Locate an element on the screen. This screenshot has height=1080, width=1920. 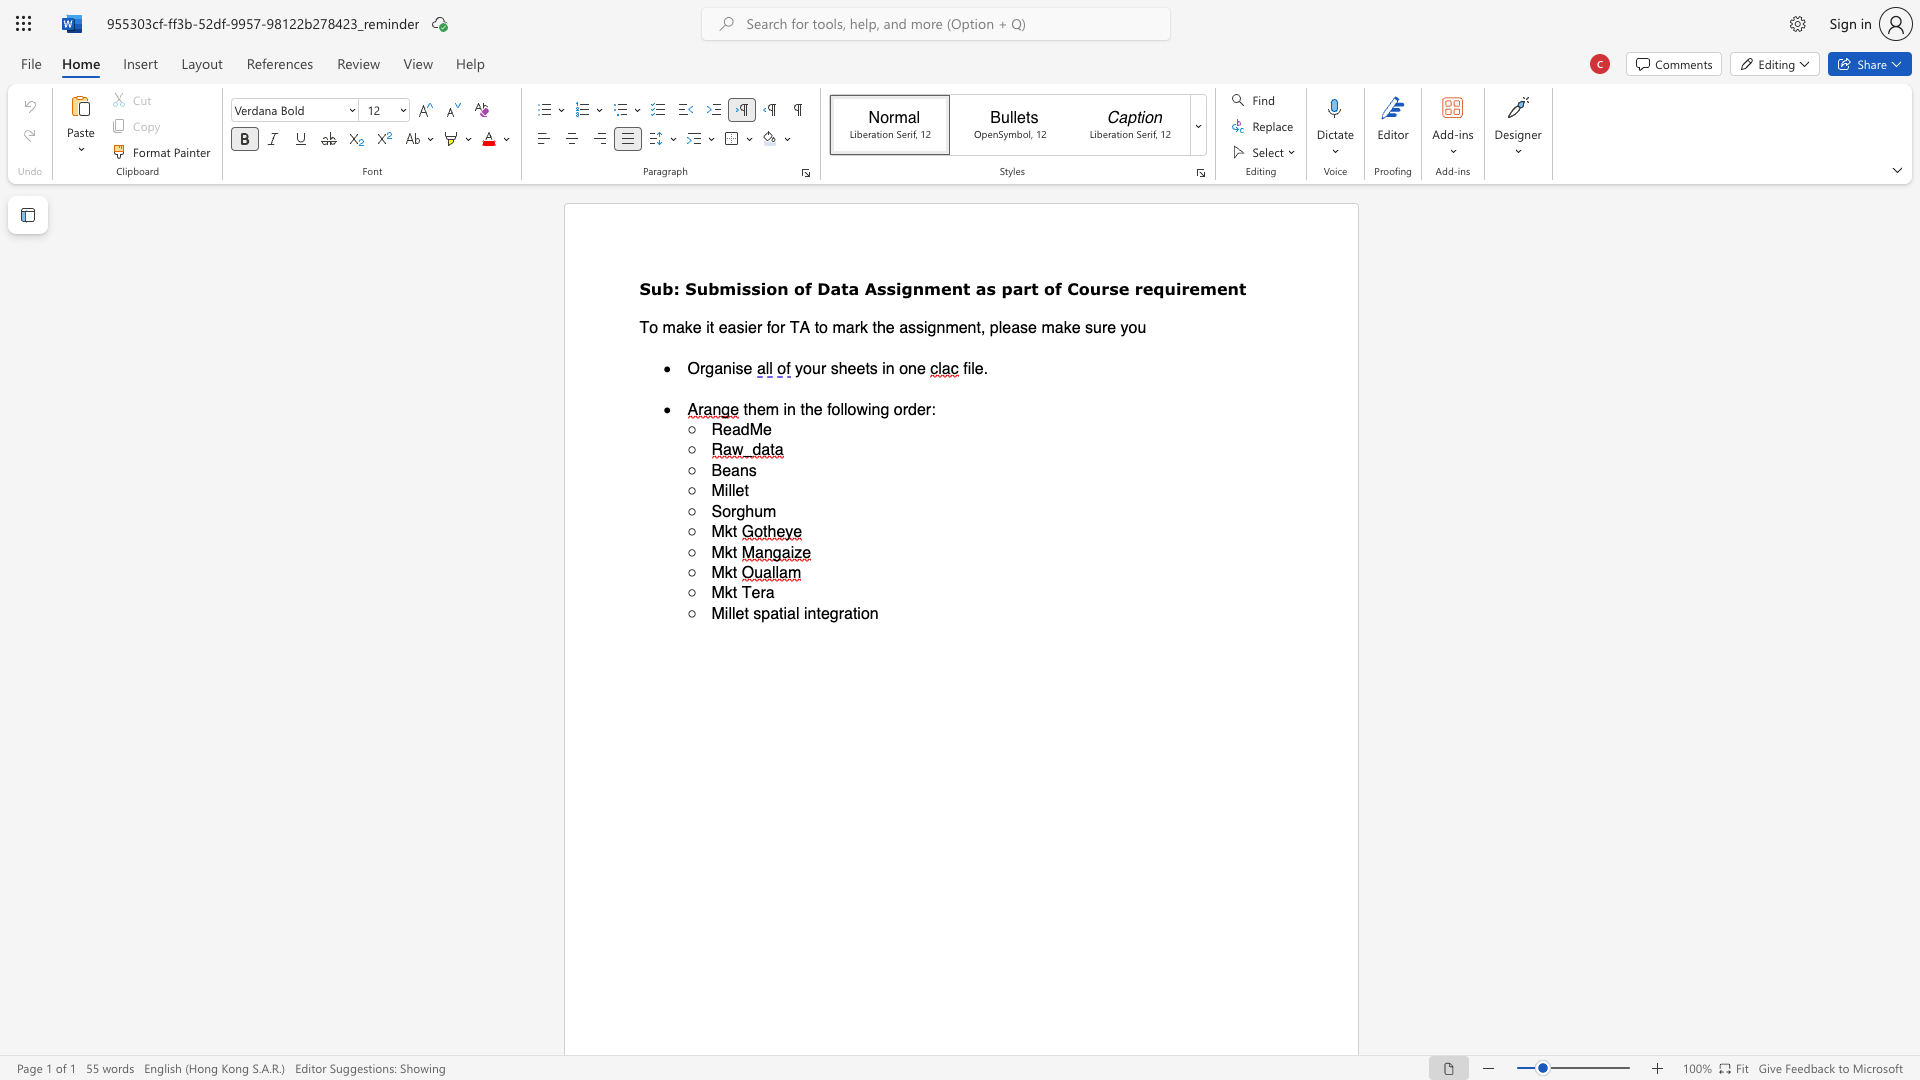
the 1th character "a" in the text is located at coordinates (981, 288).